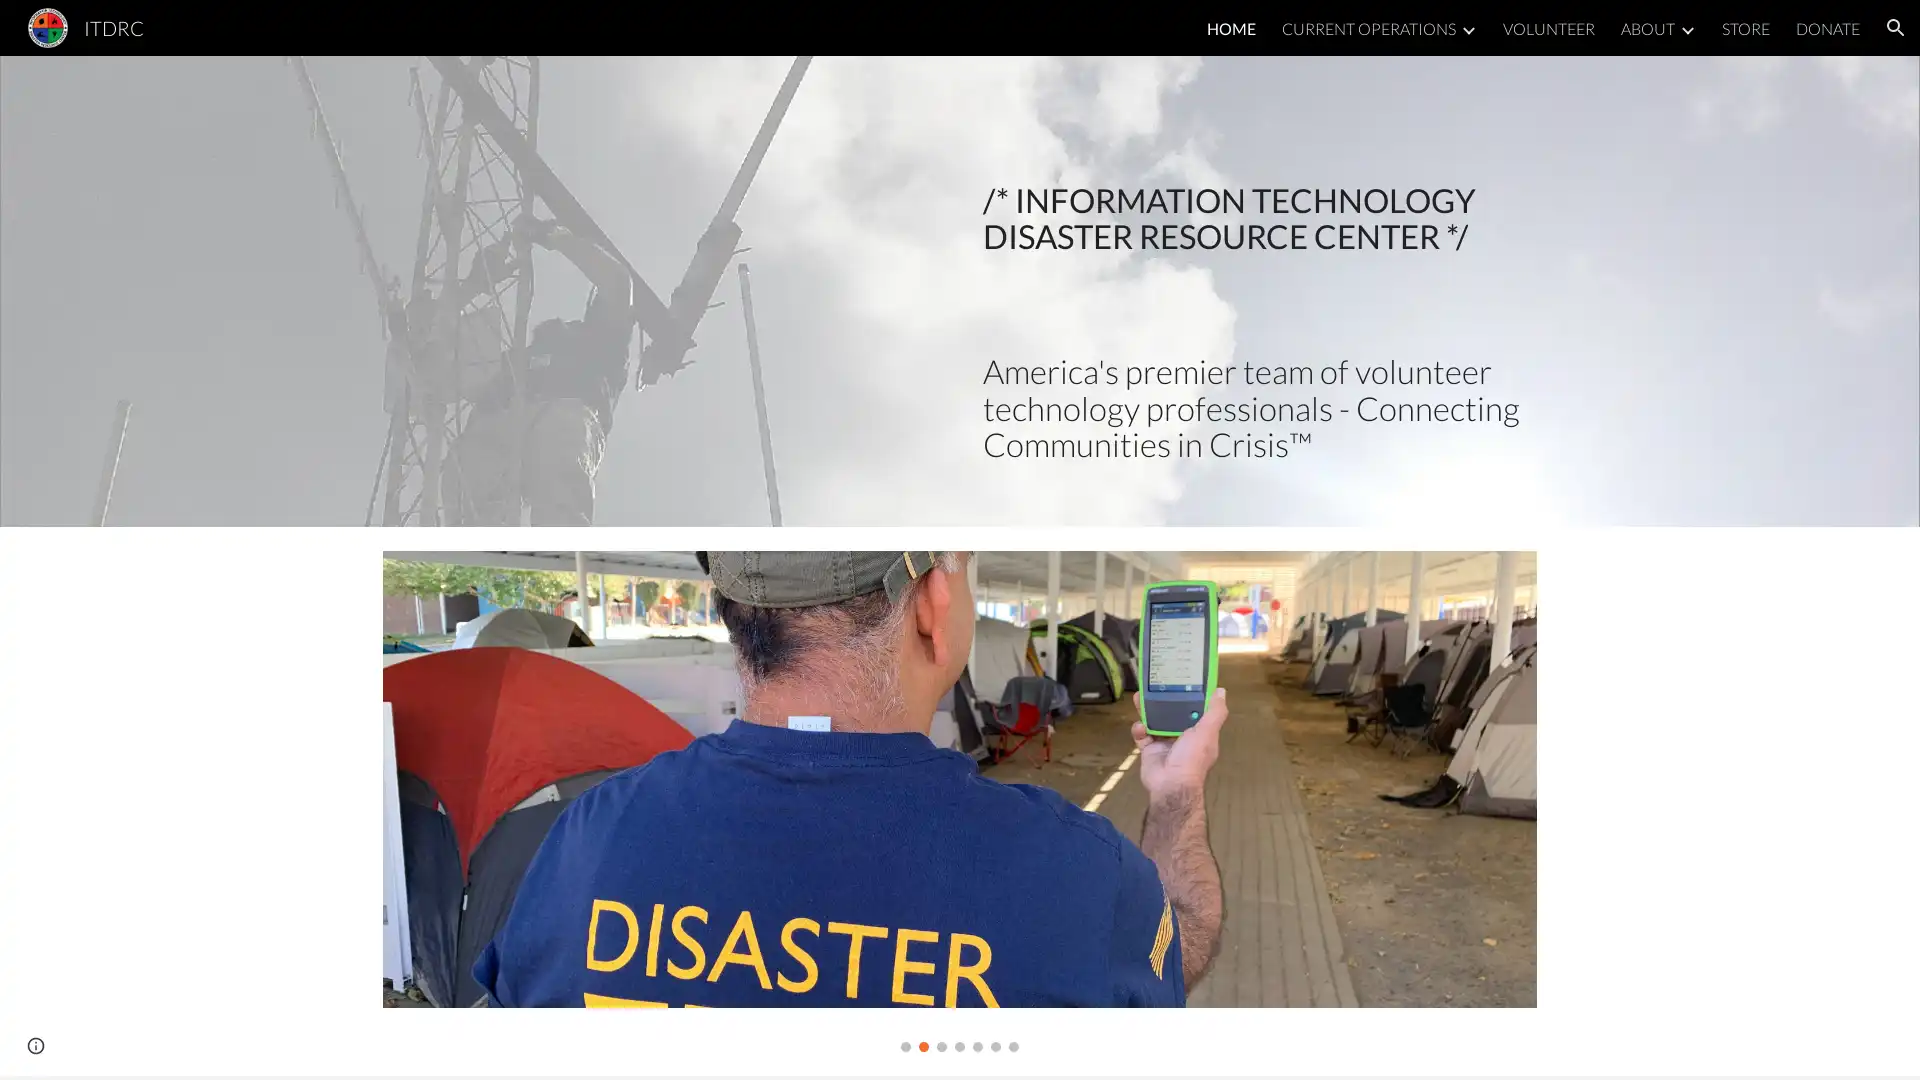 The image size is (1920, 1080). Describe the element at coordinates (35, 1044) in the screenshot. I see `Site actions` at that location.